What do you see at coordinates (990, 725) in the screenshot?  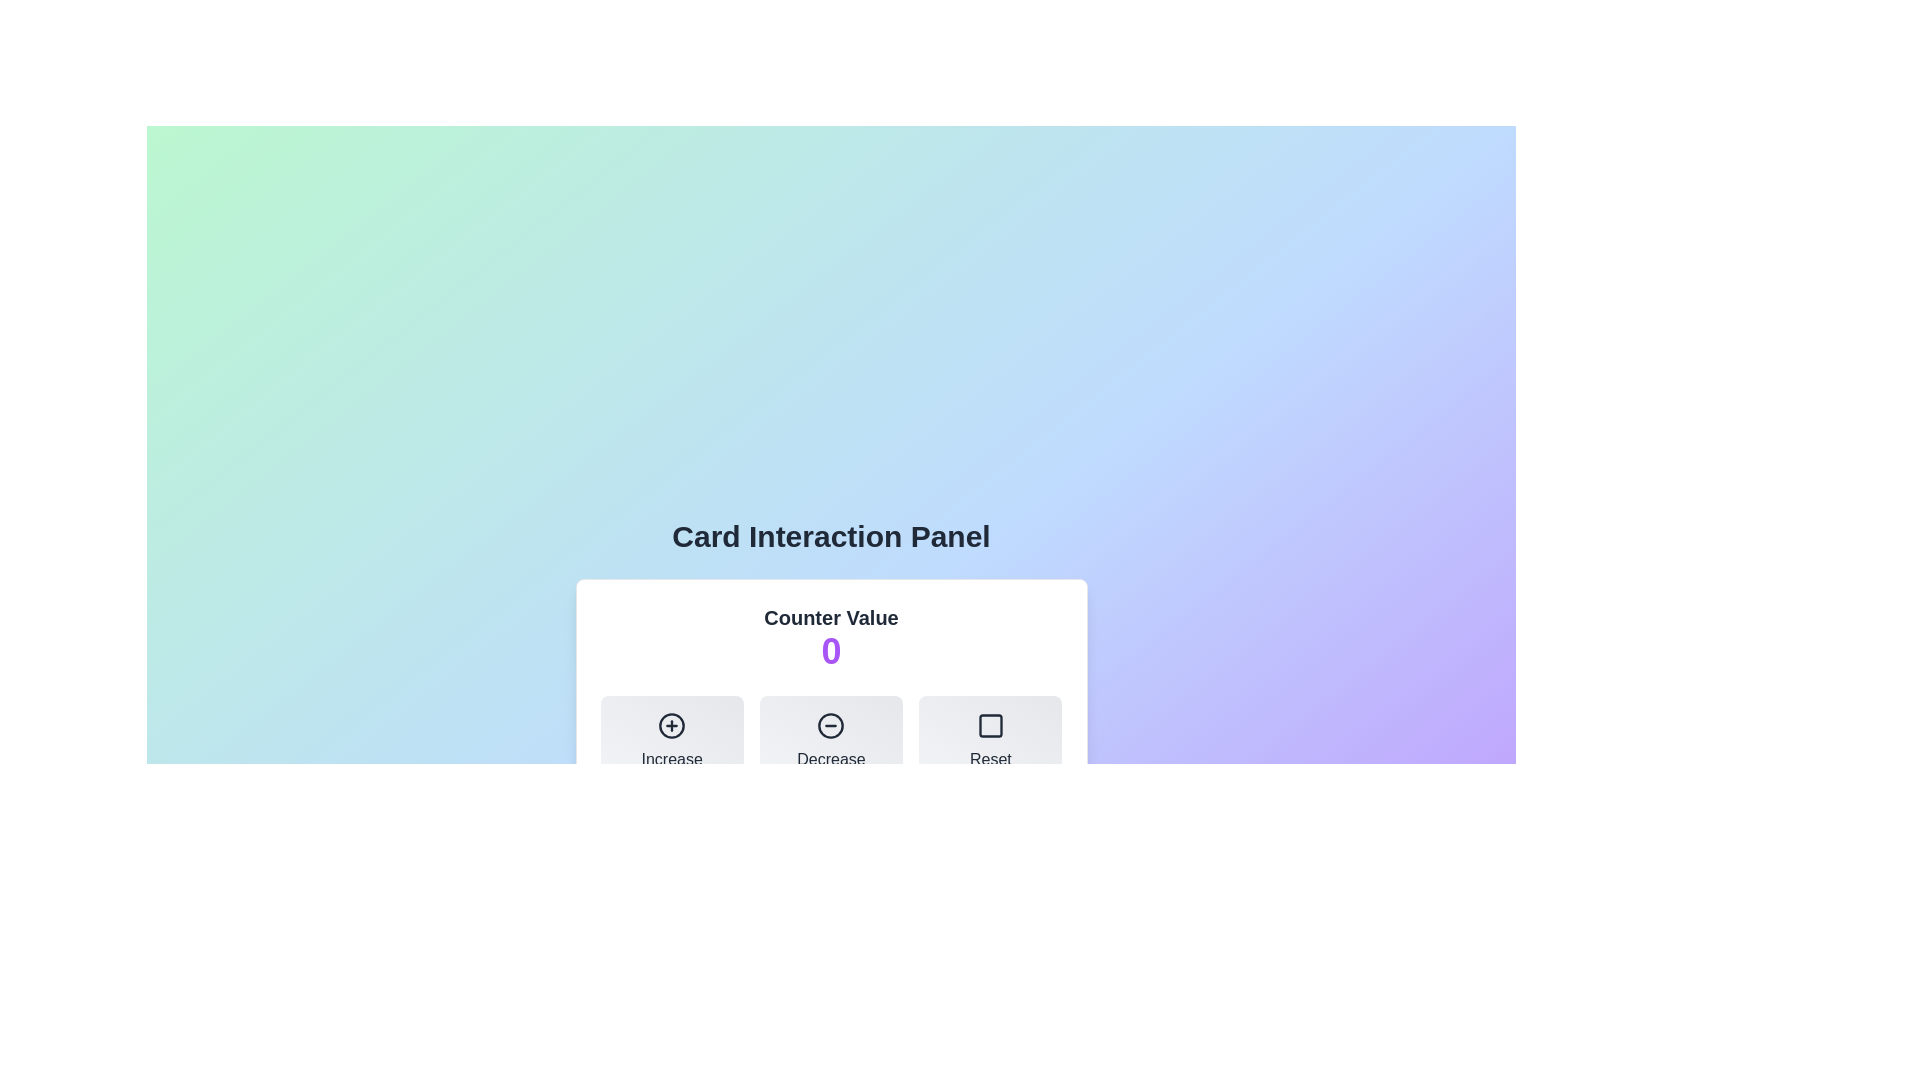 I see `the 'Reset' icon, which is the topmost visual element within a card that also contains the text 'Reset'` at bounding box center [990, 725].